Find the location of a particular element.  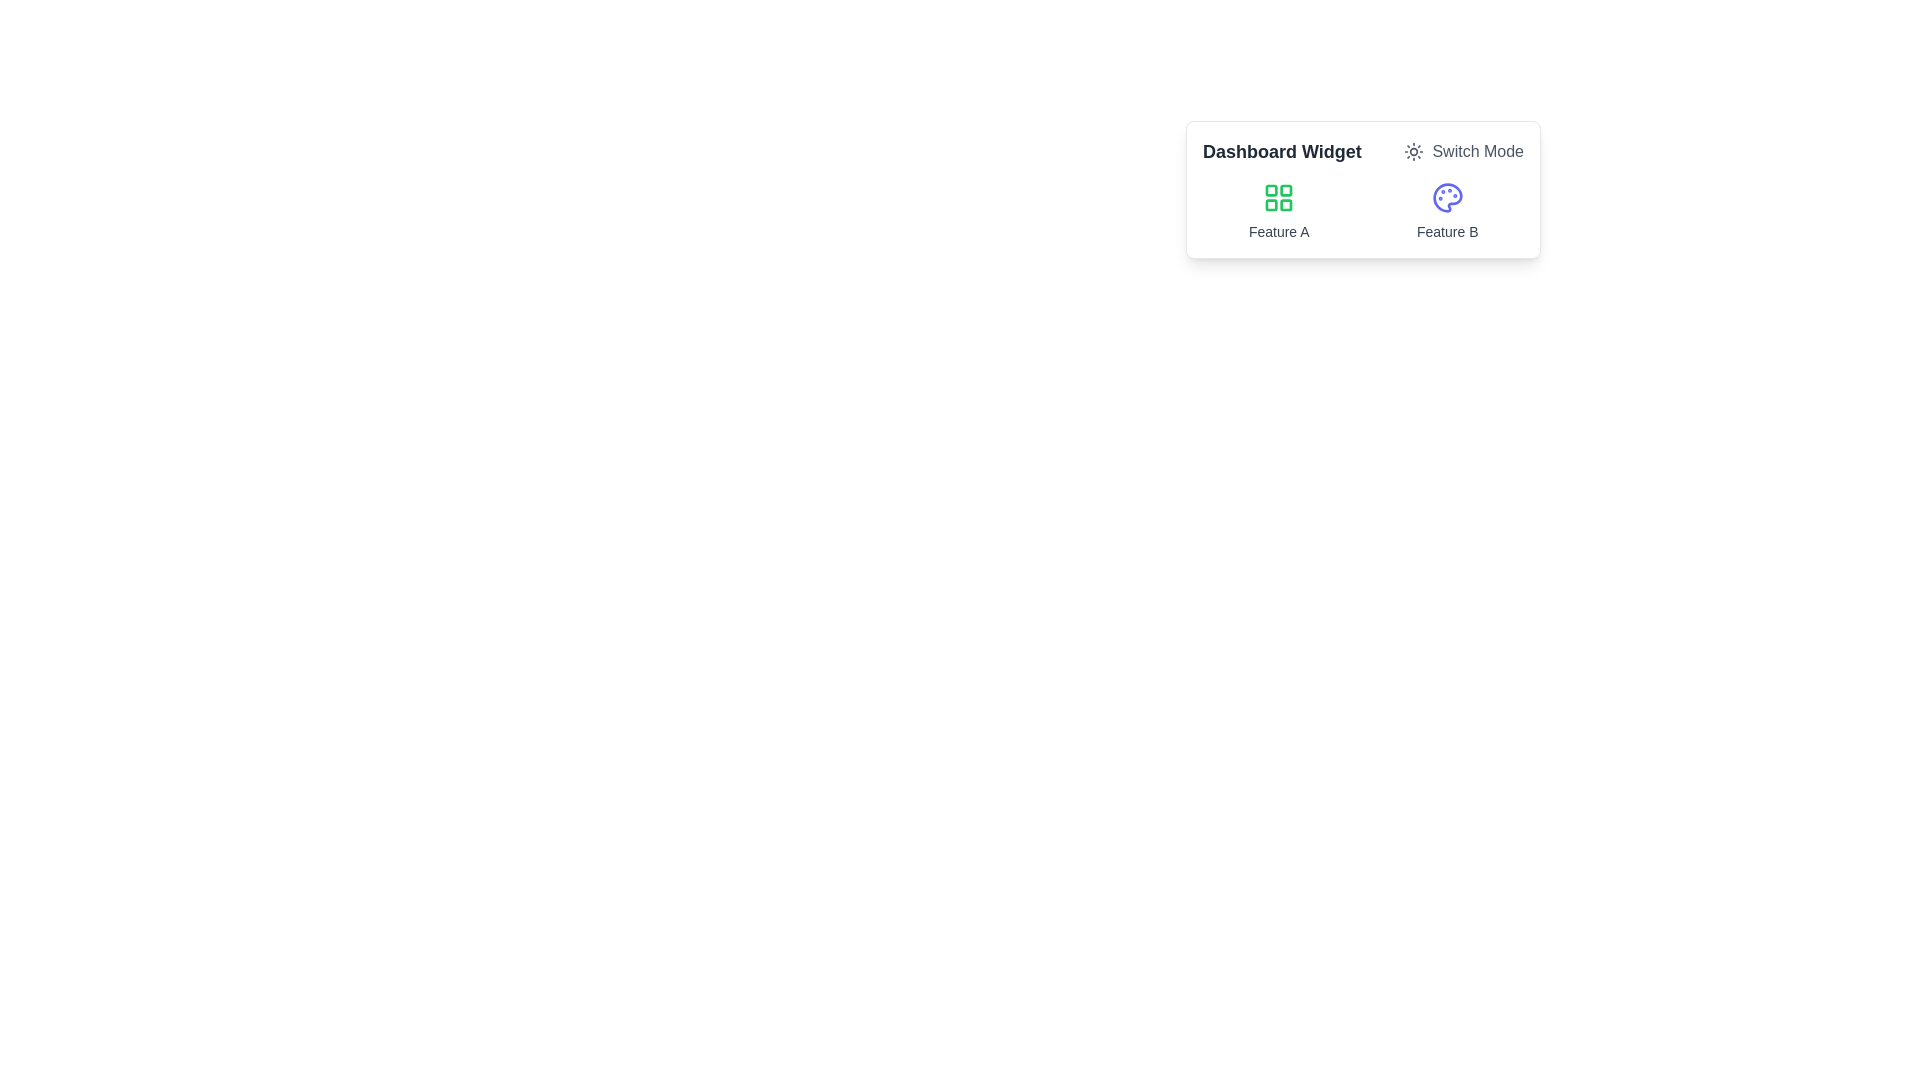

the 'Switch Mode' graphic icon located to the left of the 'Switch Mode' label is located at coordinates (1413, 150).